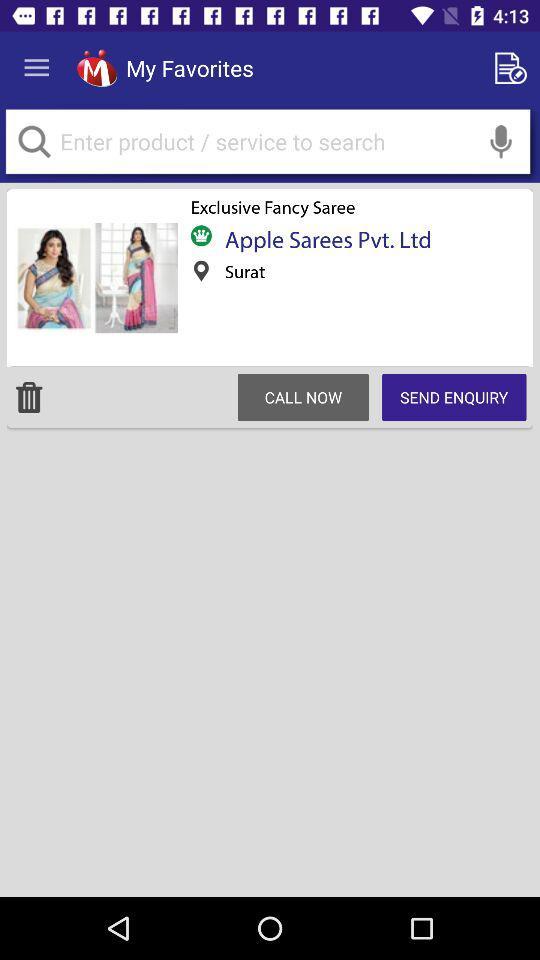 The width and height of the screenshot is (540, 960). Describe the element at coordinates (500, 140) in the screenshot. I see `voice to text option` at that location.